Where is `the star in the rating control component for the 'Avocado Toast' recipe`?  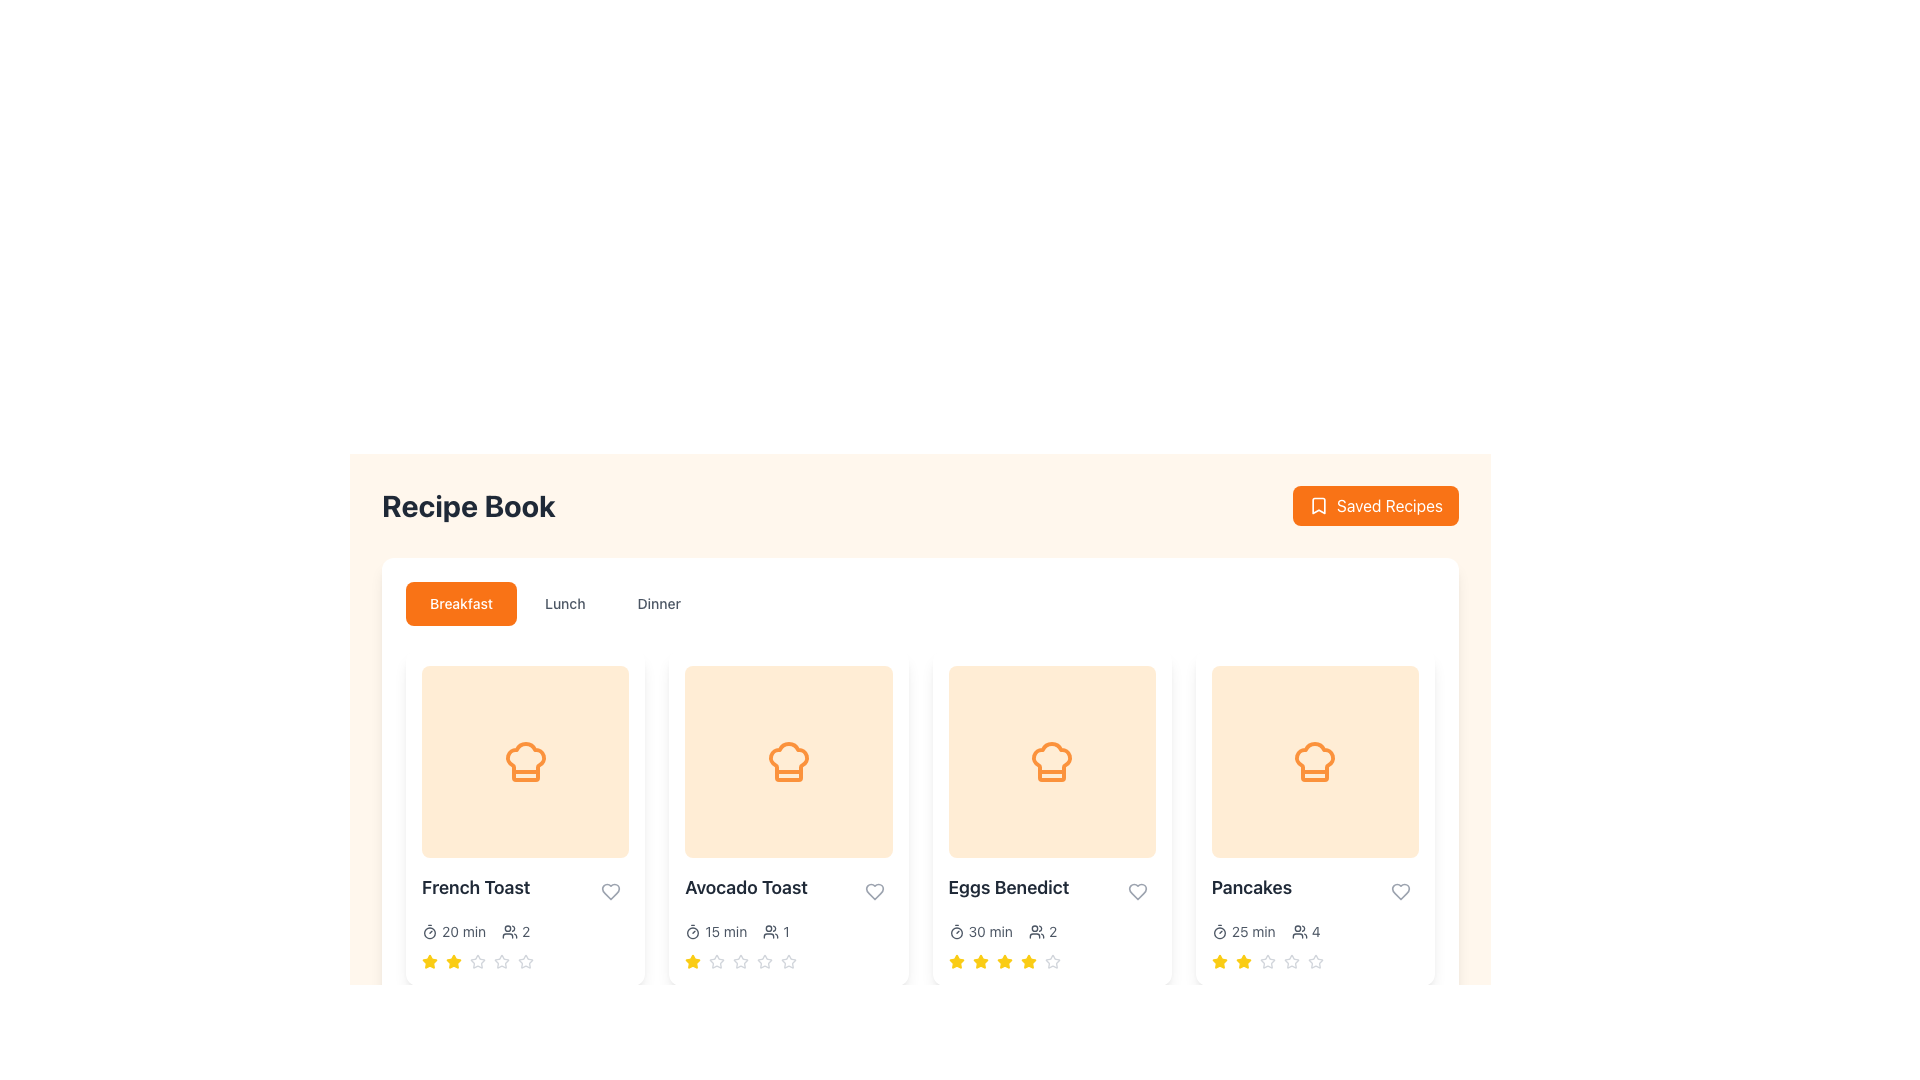
the star in the rating control component for the 'Avocado Toast' recipe is located at coordinates (787, 960).